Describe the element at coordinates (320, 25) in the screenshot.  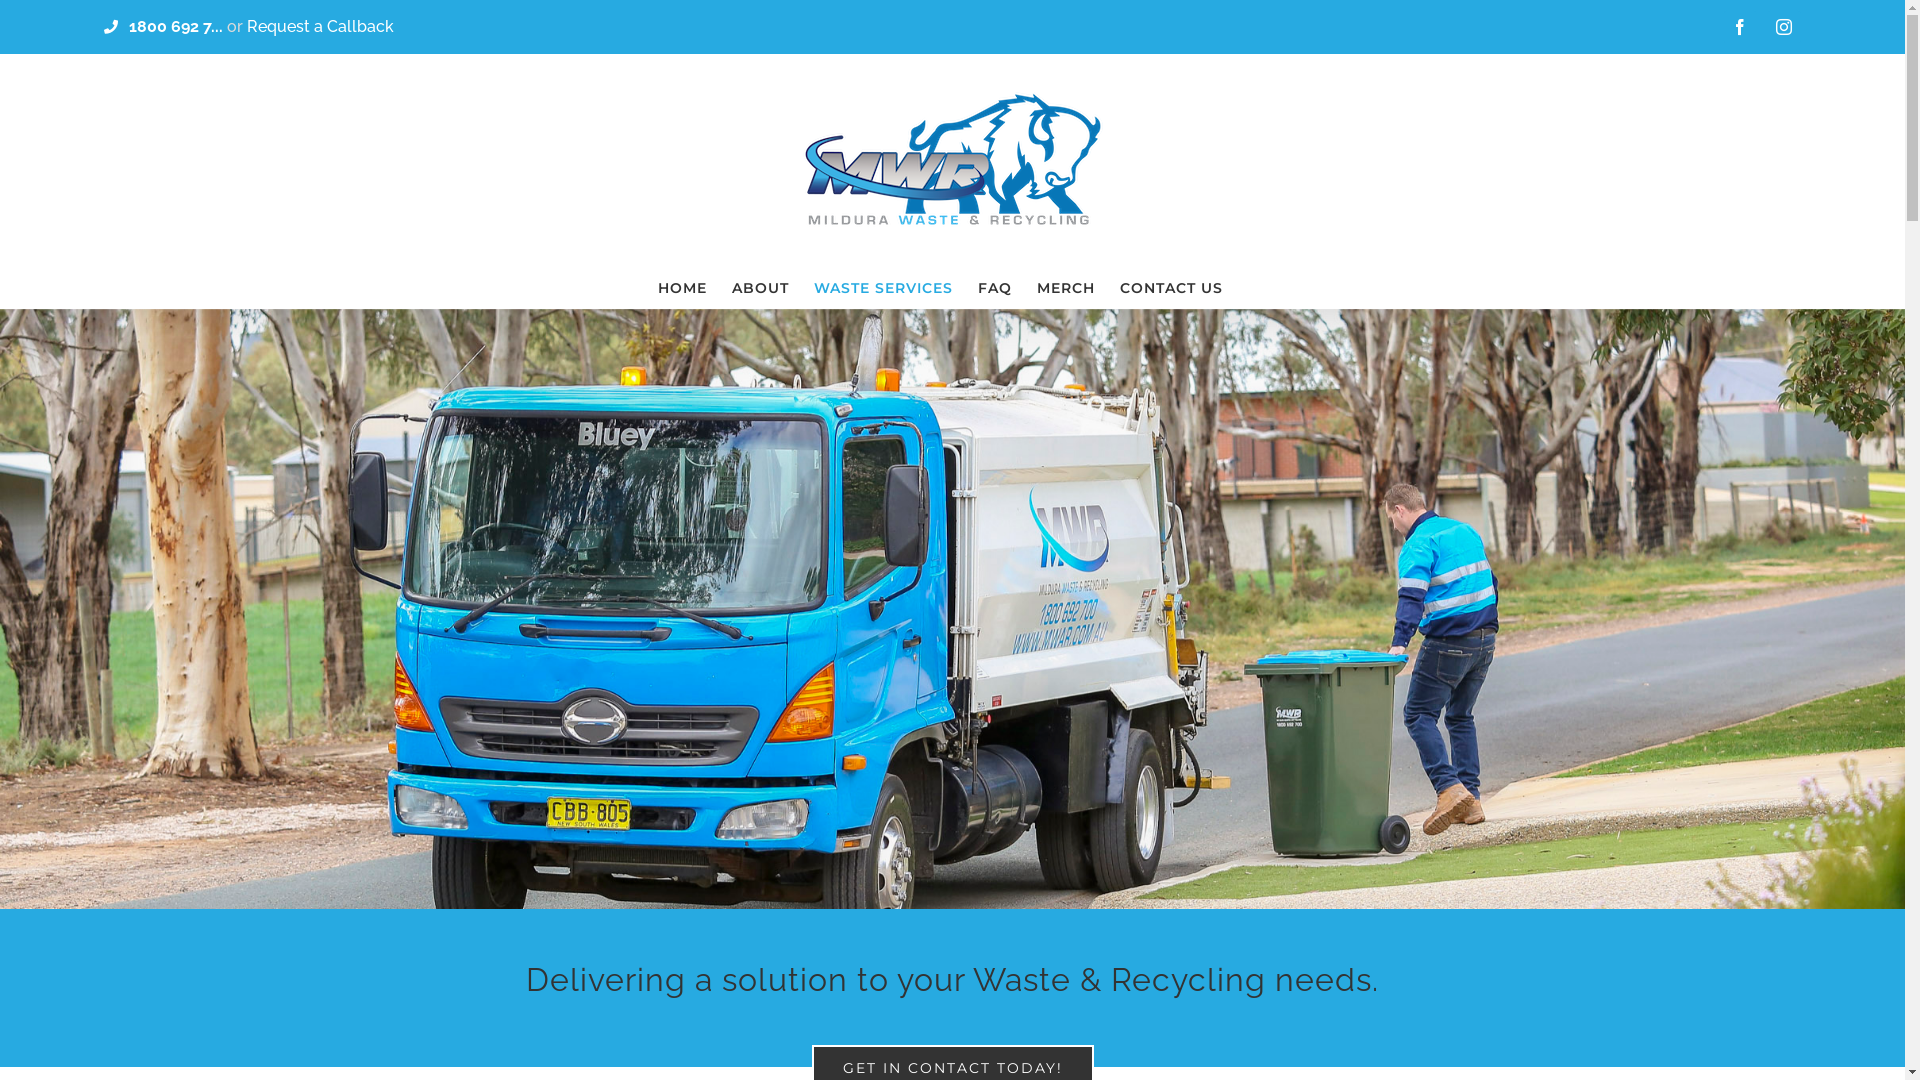
I see `'Request a Callback'` at that location.